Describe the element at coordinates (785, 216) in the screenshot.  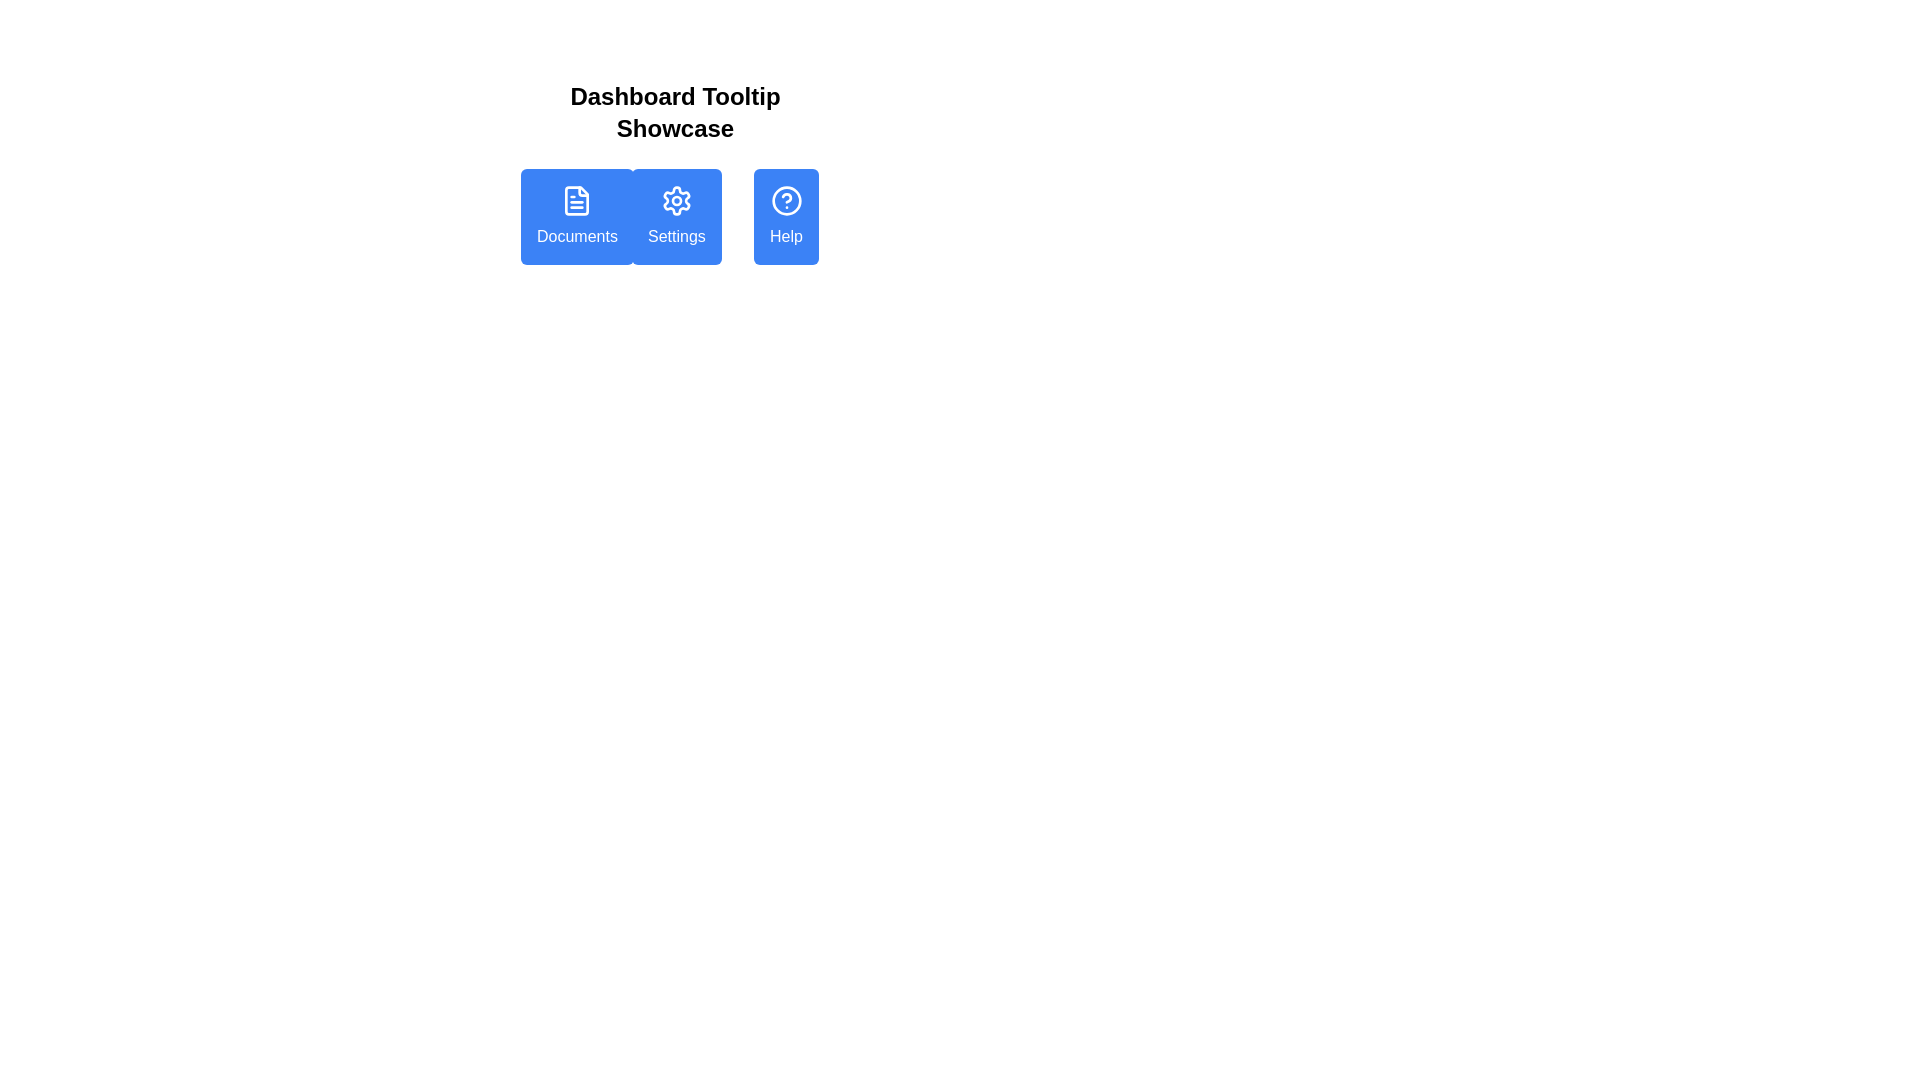
I see `the 'Help' button located in the rightmost column of the grid layout titled 'Dashboard Tooltip Showcase' to possibly reveal a tooltip` at that location.